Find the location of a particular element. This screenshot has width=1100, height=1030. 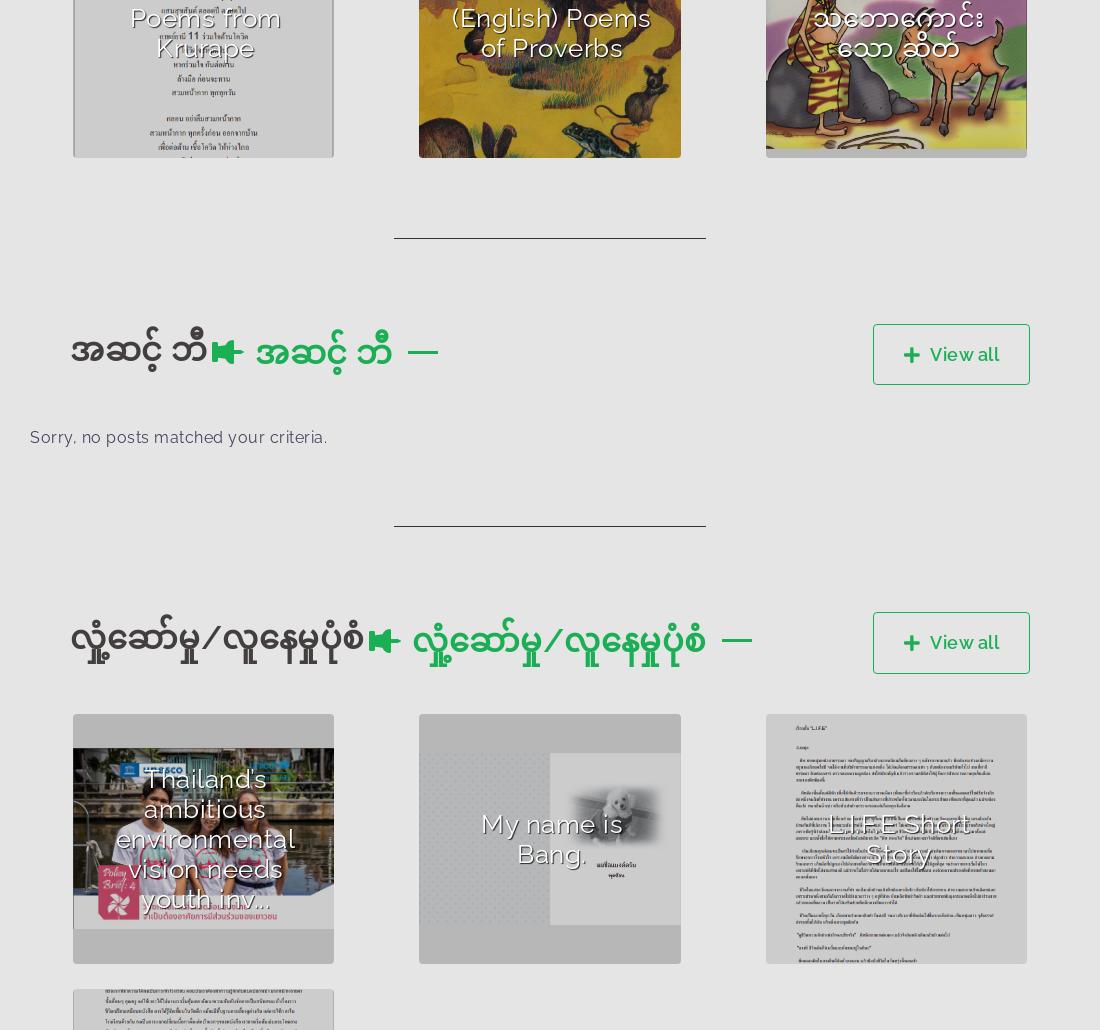

'Sorry, no posts matched your criteria.' is located at coordinates (29, 436).